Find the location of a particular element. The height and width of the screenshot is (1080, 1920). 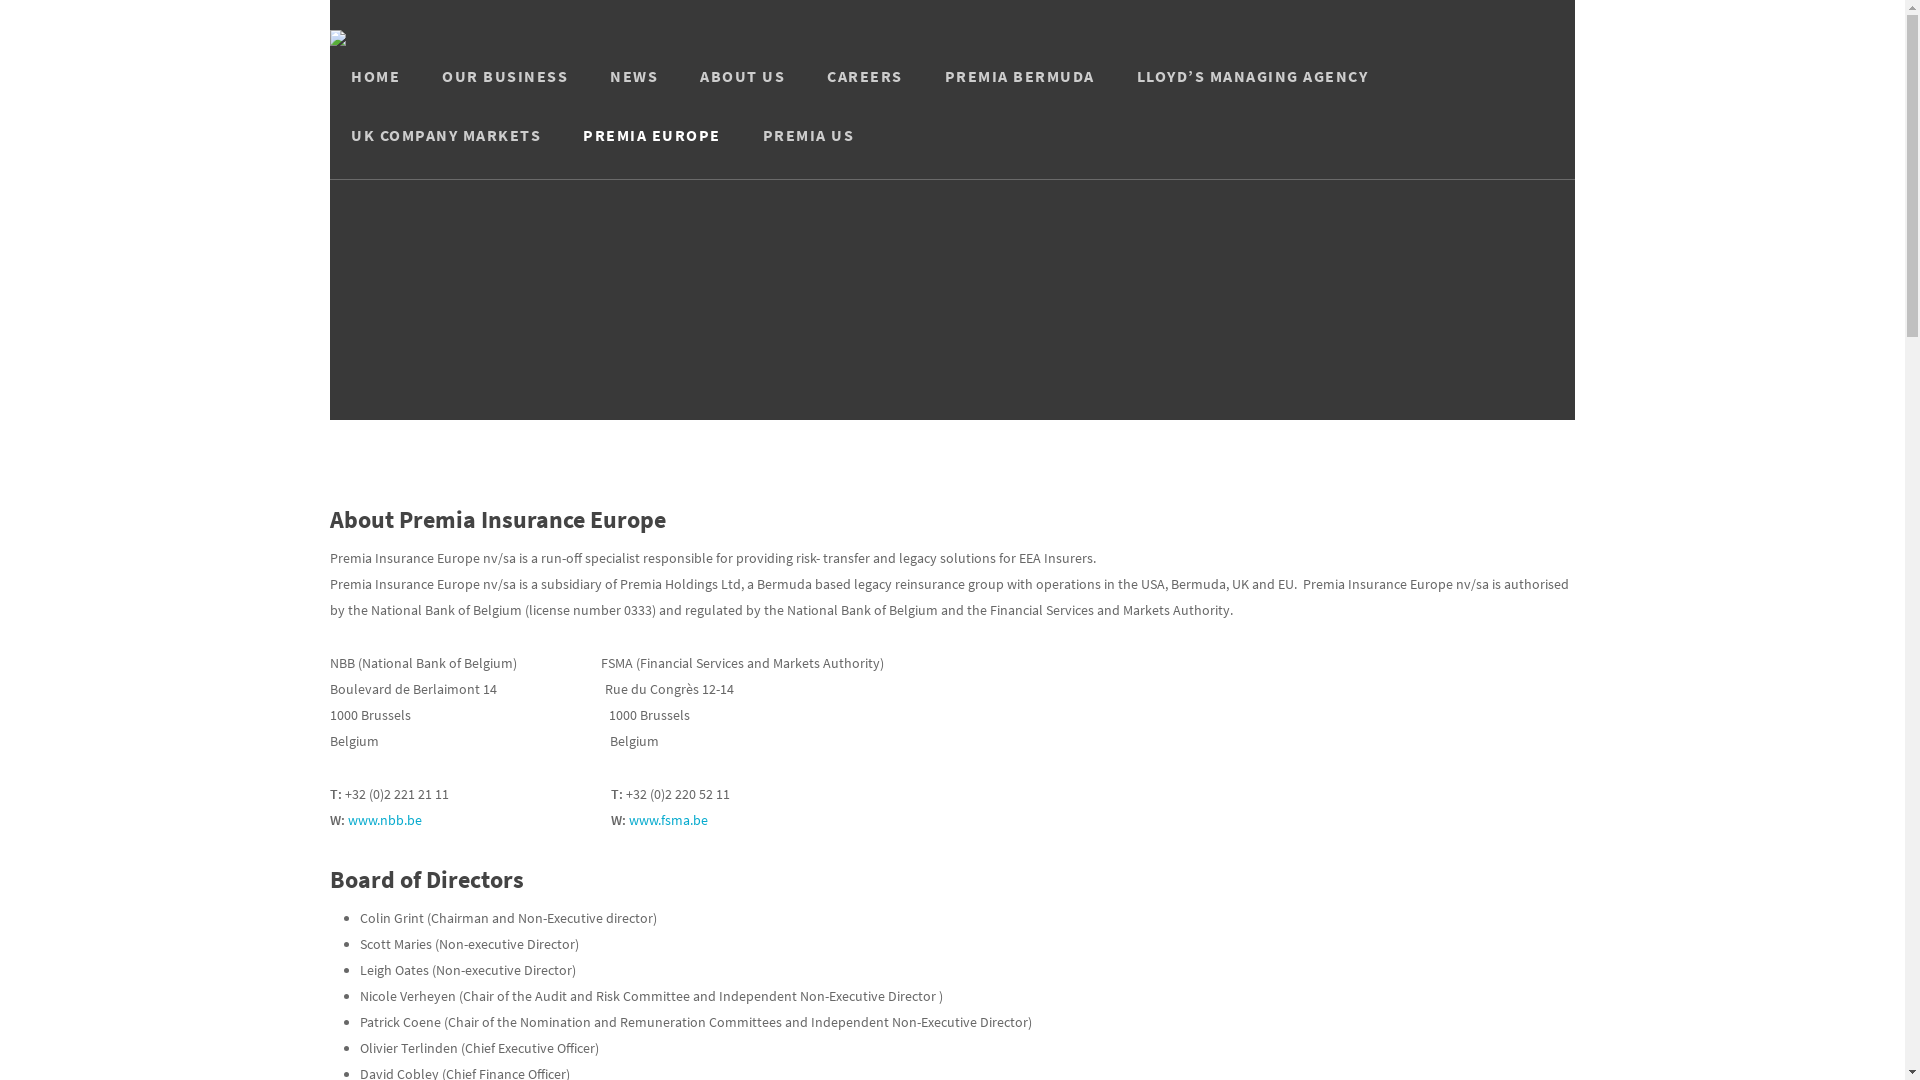

'ABOUT US' is located at coordinates (741, 91).